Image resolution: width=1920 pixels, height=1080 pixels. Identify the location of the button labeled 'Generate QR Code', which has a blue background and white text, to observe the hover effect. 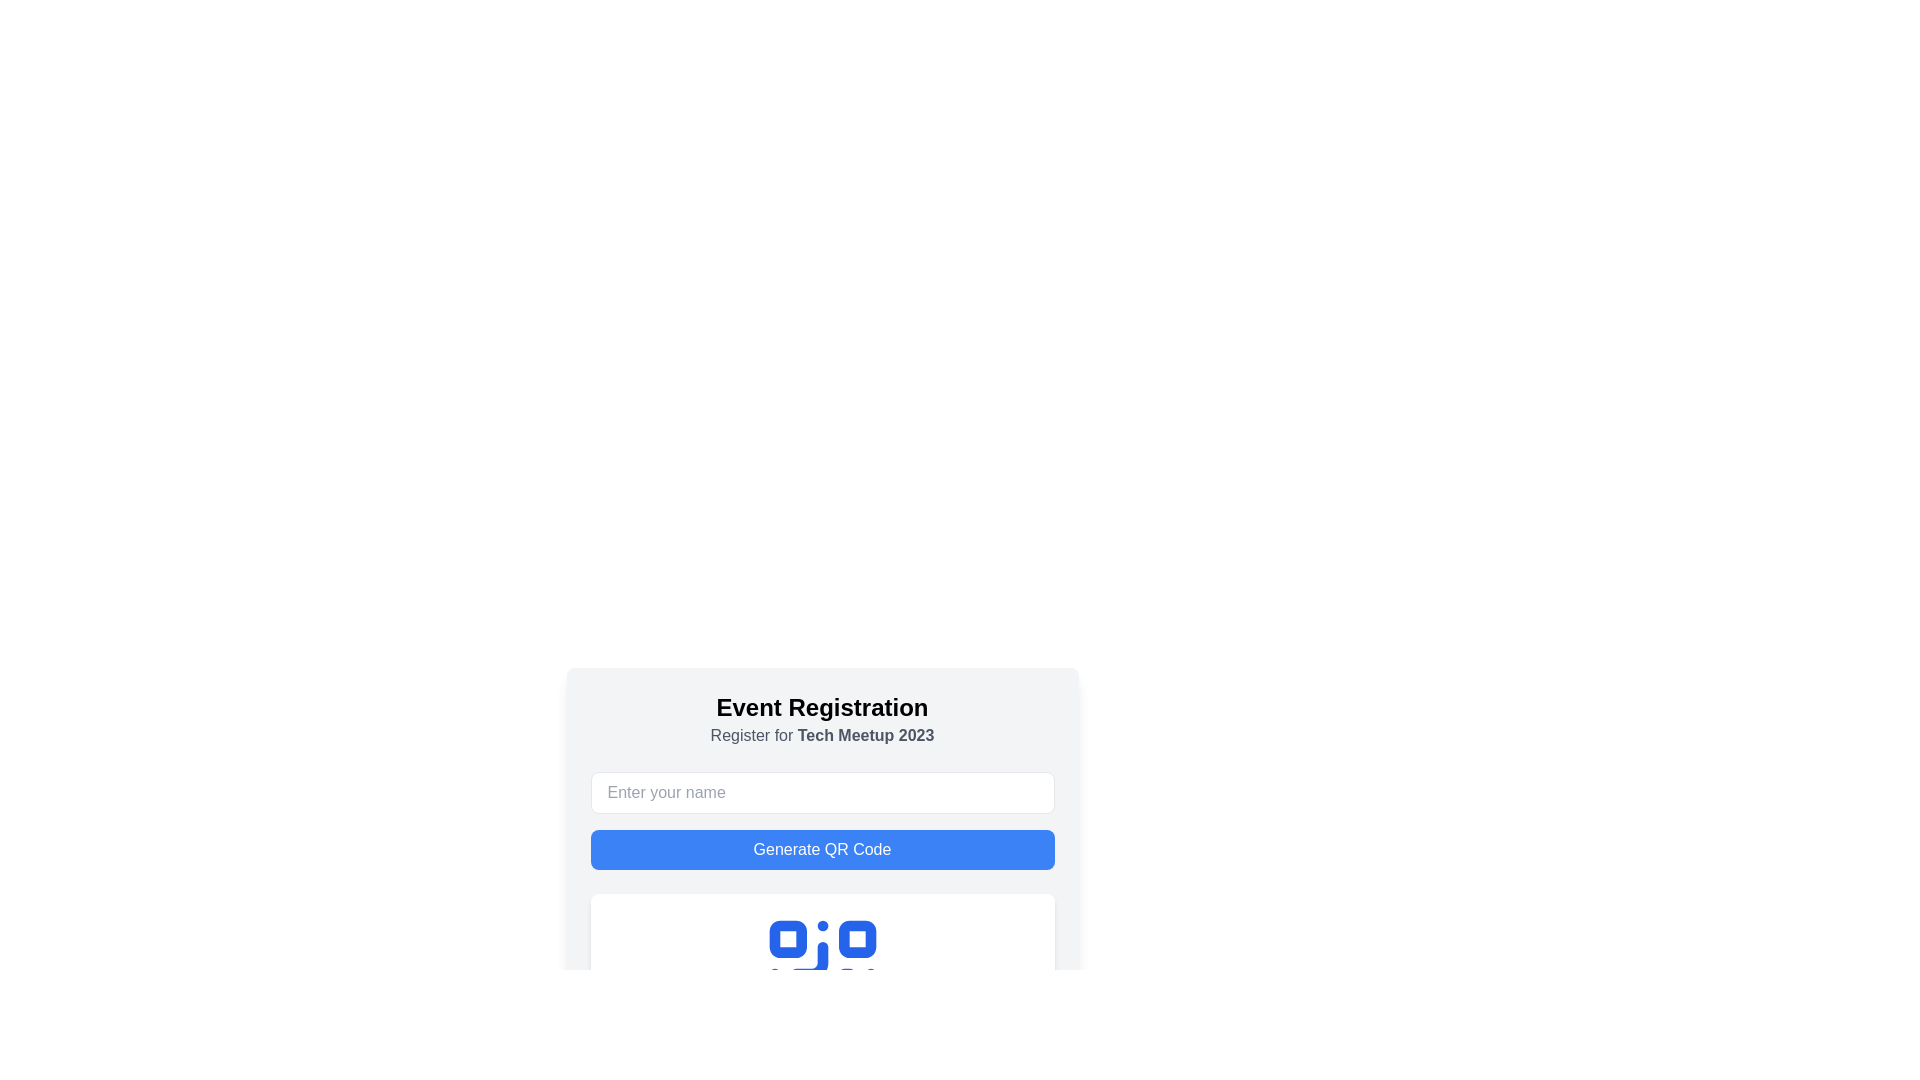
(822, 849).